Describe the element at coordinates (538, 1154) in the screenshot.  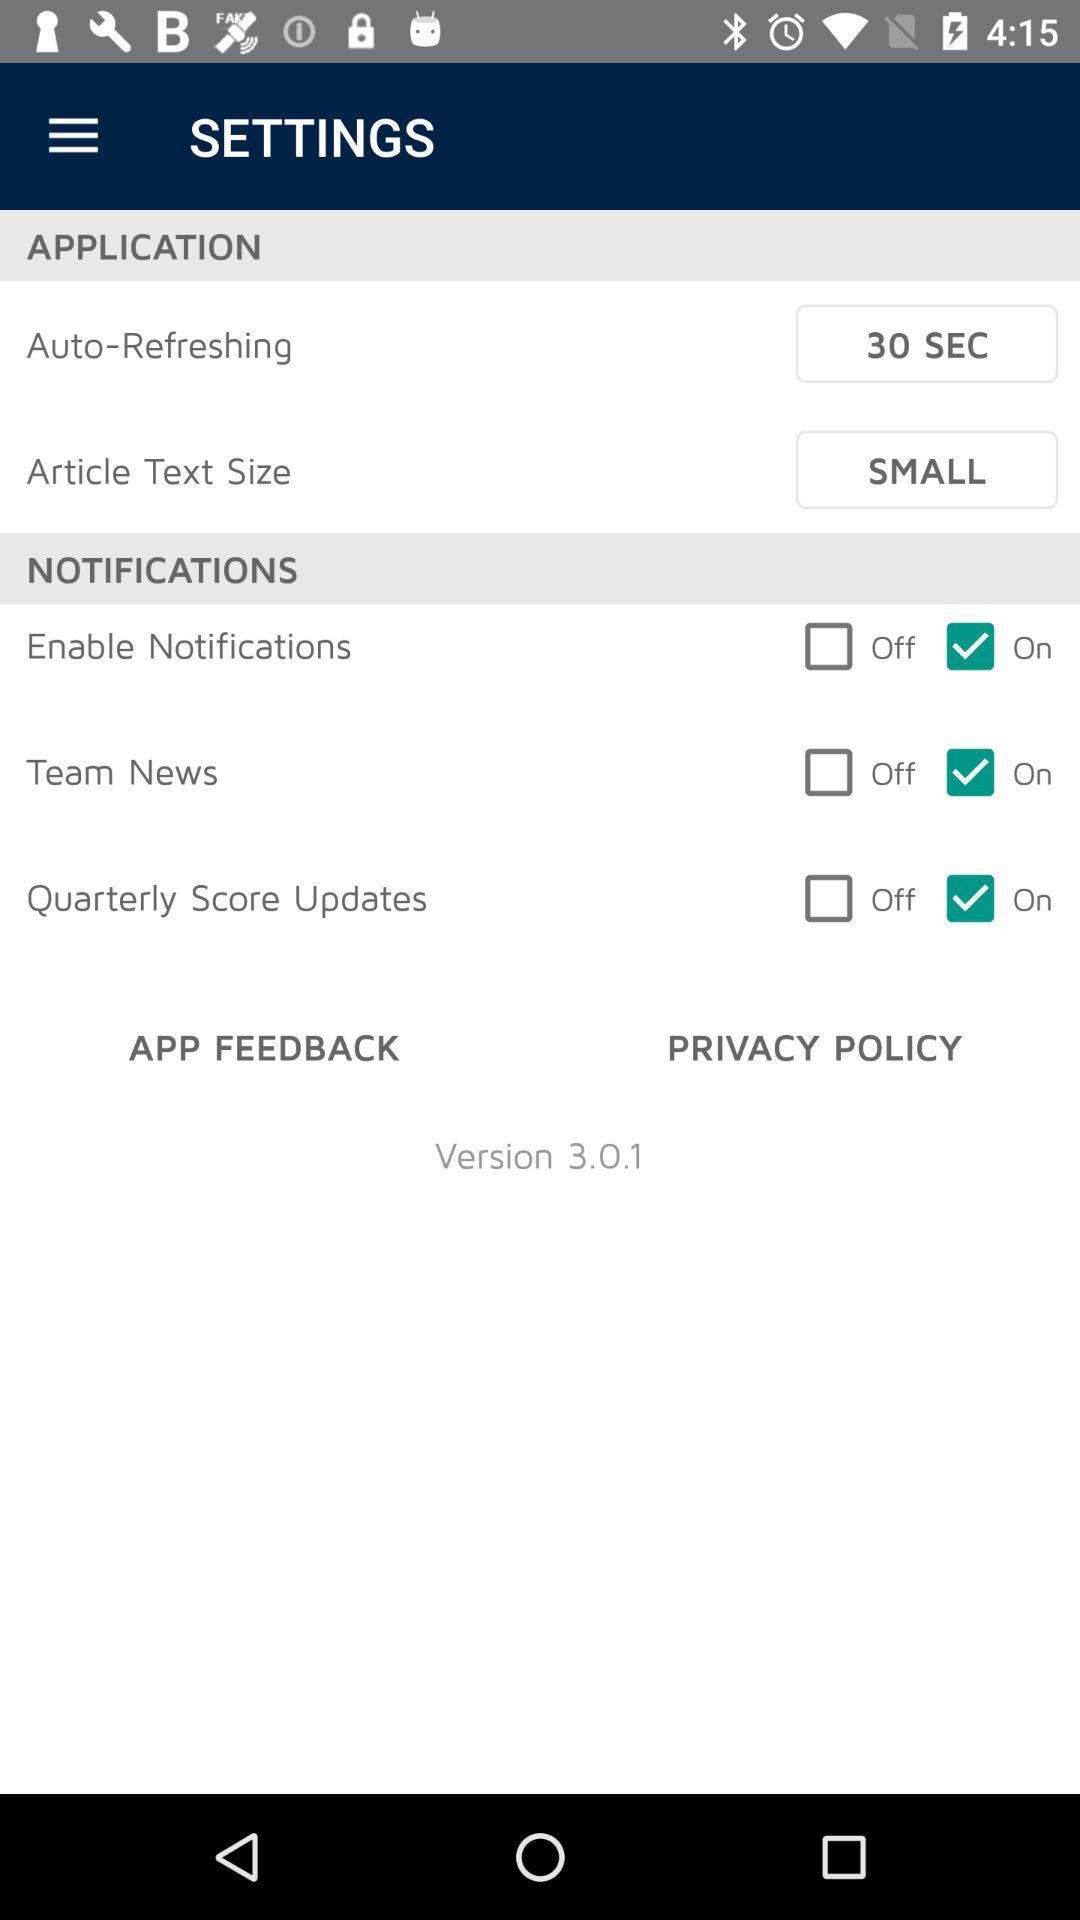
I see `the version 3 0 item` at that location.